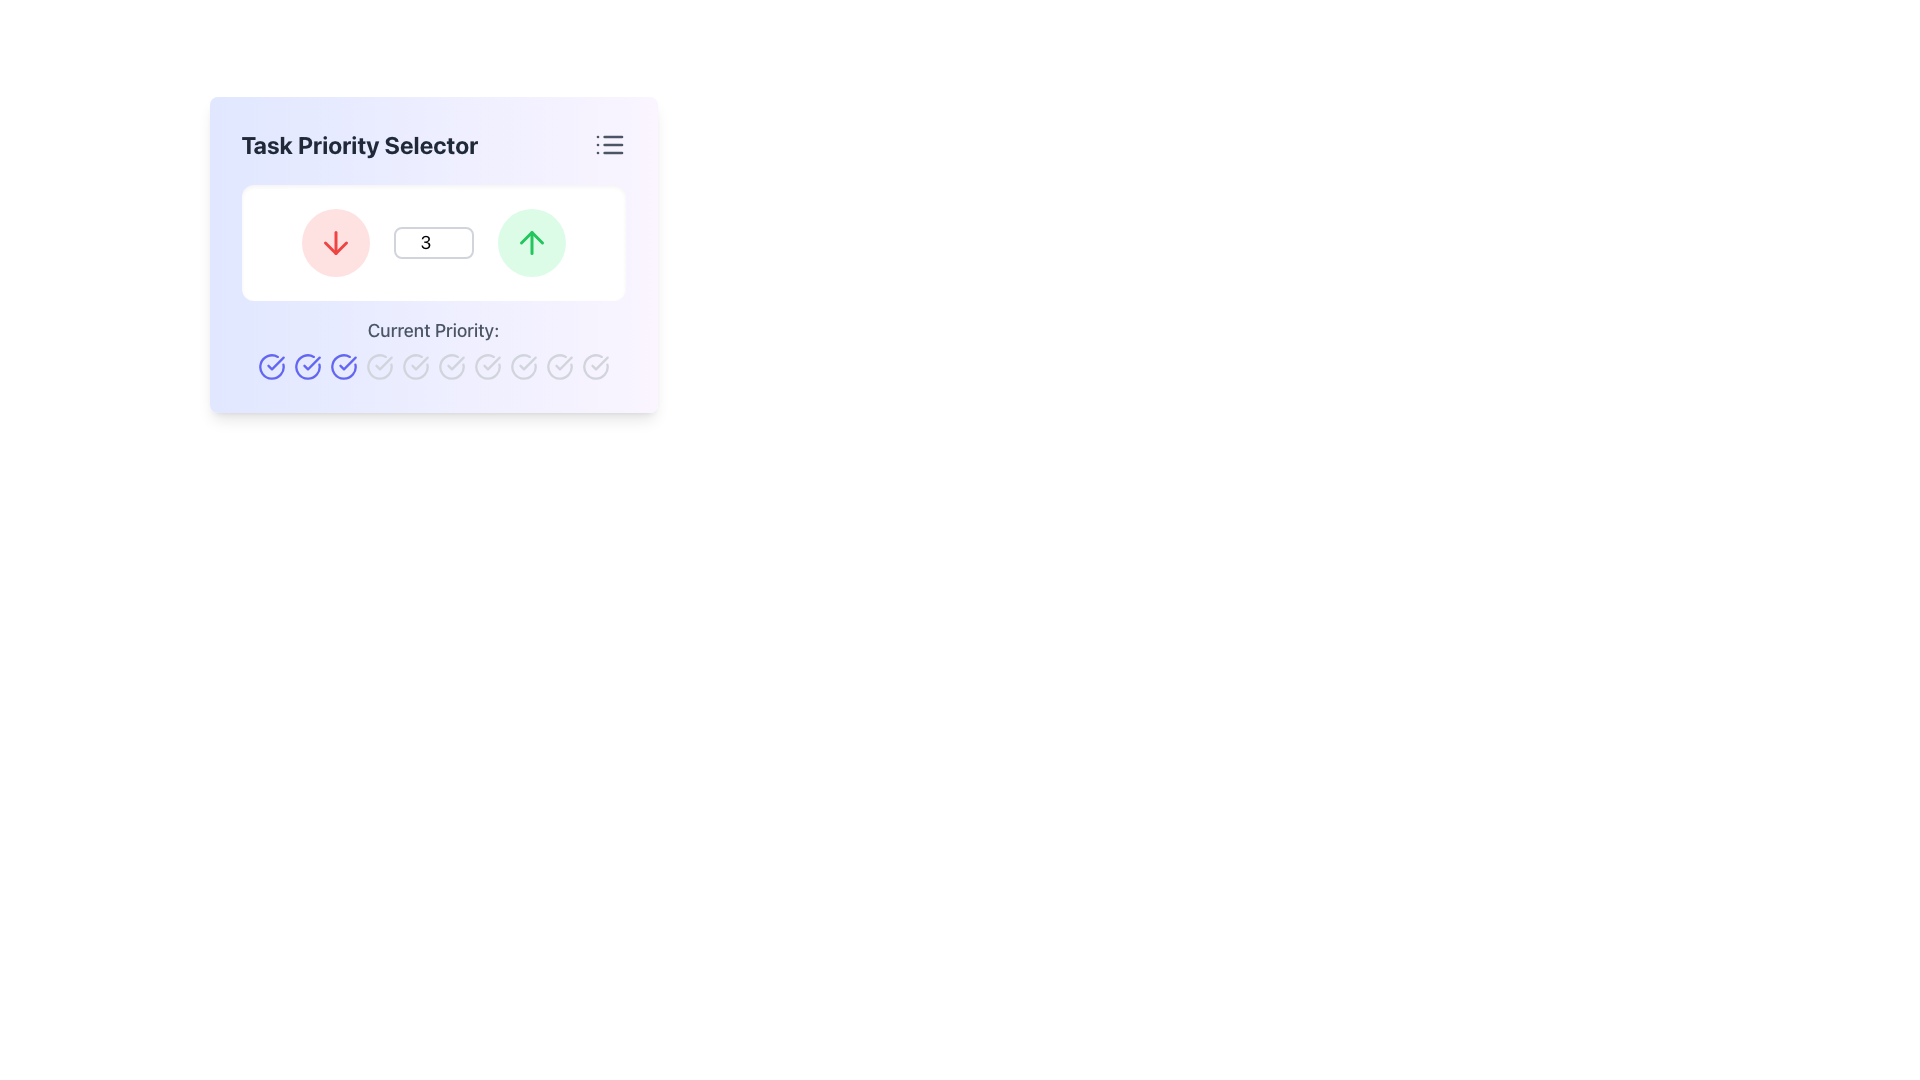 The width and height of the screenshot is (1920, 1080). I want to click on the interactive button with an upward-pointing arrow to prepare for keyboard interaction, so click(531, 242).